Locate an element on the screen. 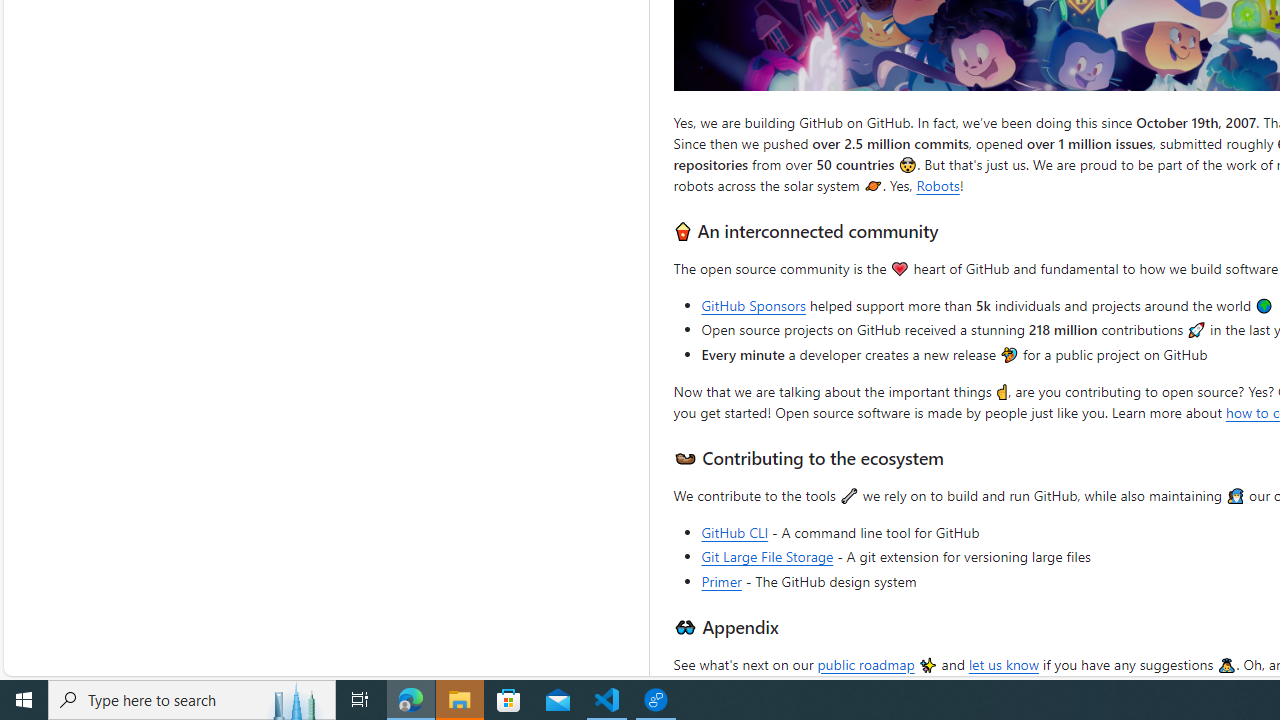  'Primer' is located at coordinates (720, 581).